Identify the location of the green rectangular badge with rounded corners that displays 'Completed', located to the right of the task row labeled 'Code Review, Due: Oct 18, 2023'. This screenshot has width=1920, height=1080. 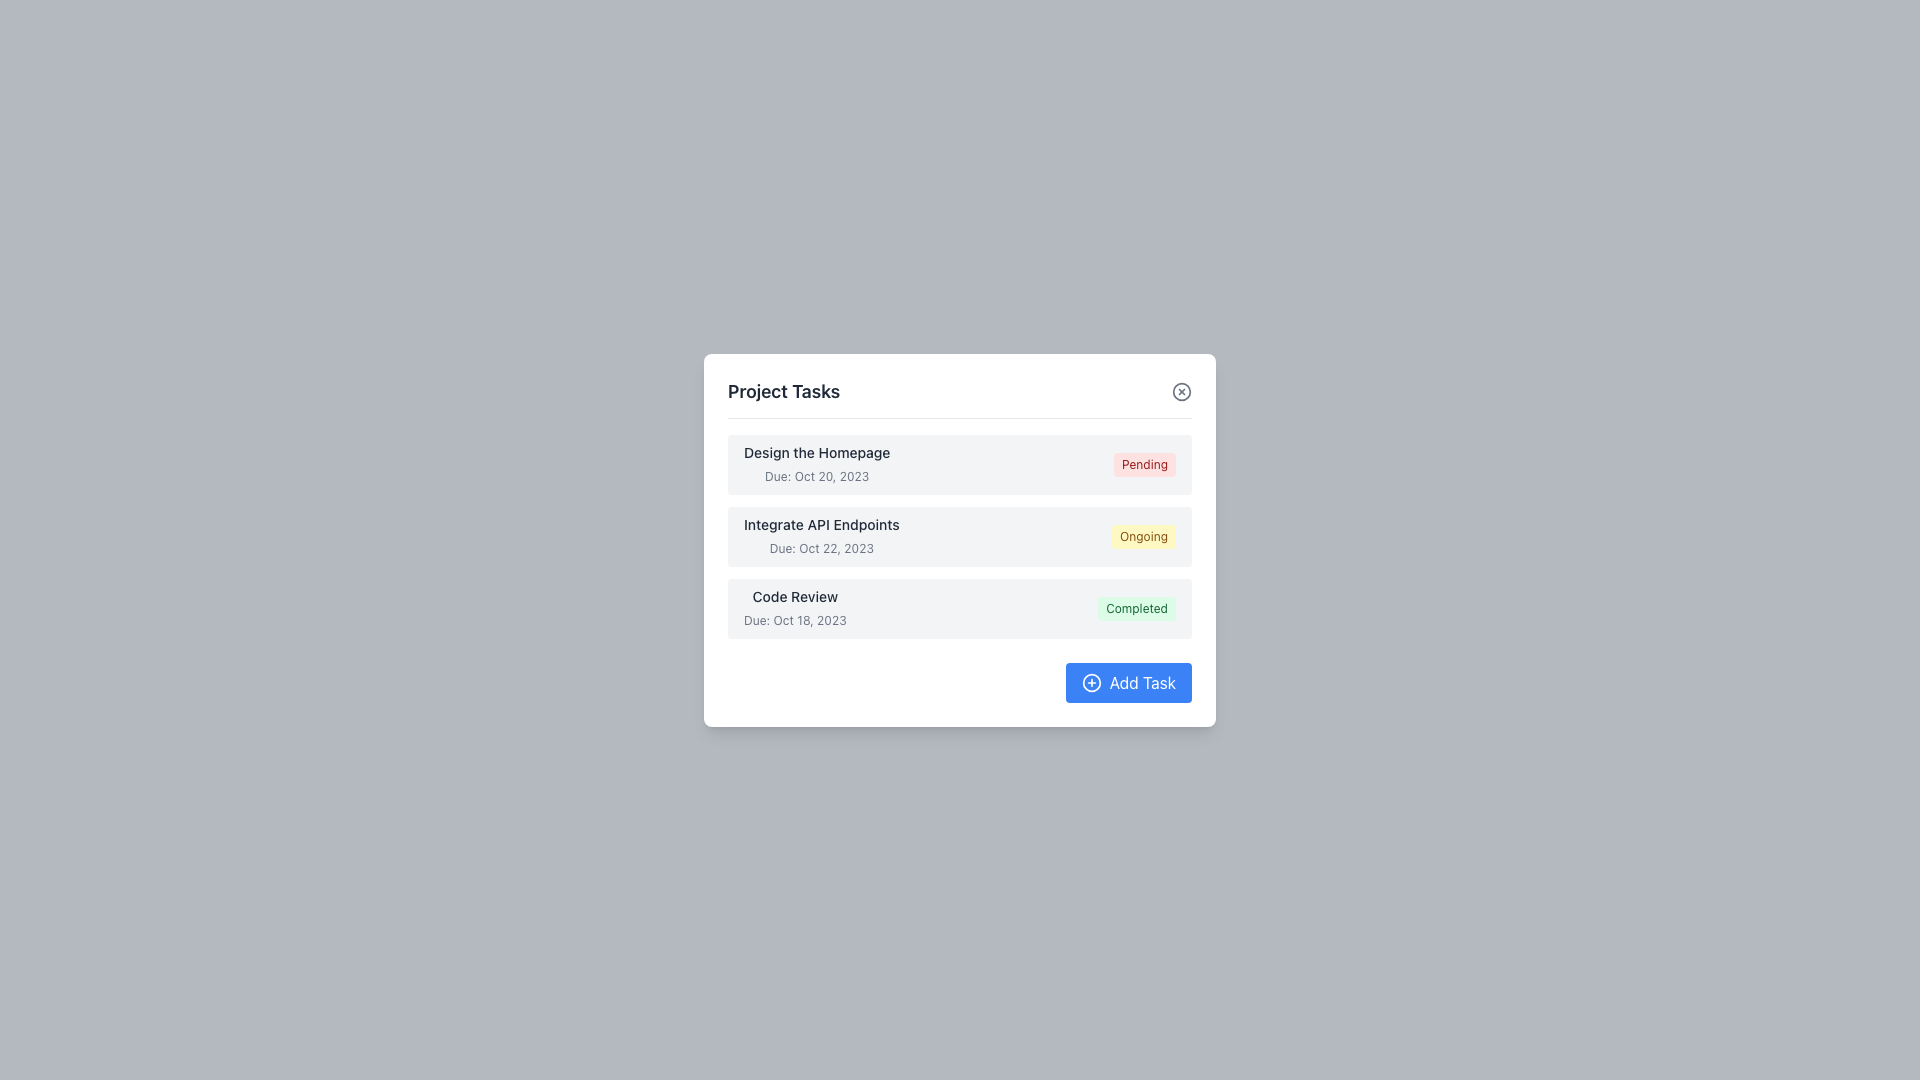
(1137, 607).